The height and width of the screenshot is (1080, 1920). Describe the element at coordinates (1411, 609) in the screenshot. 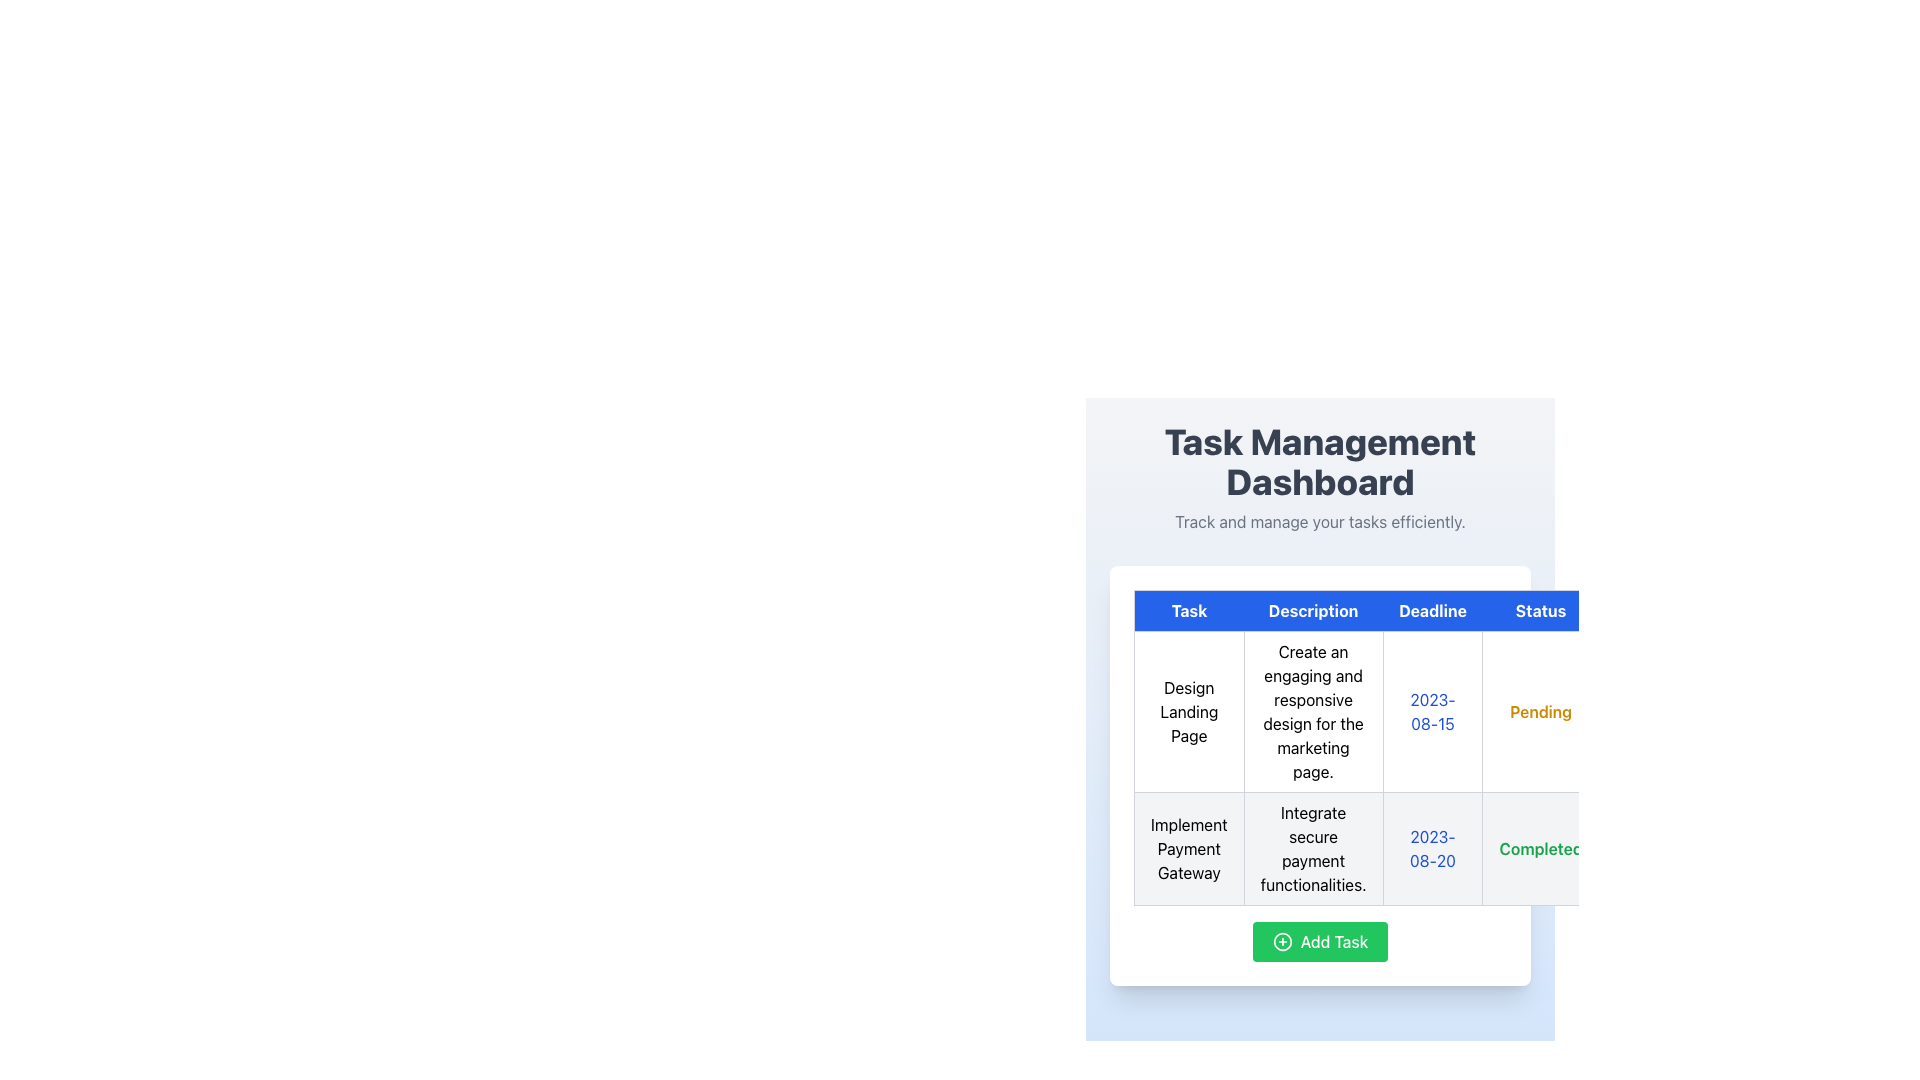

I see `the Table Header Row of the task management dashboard` at that location.